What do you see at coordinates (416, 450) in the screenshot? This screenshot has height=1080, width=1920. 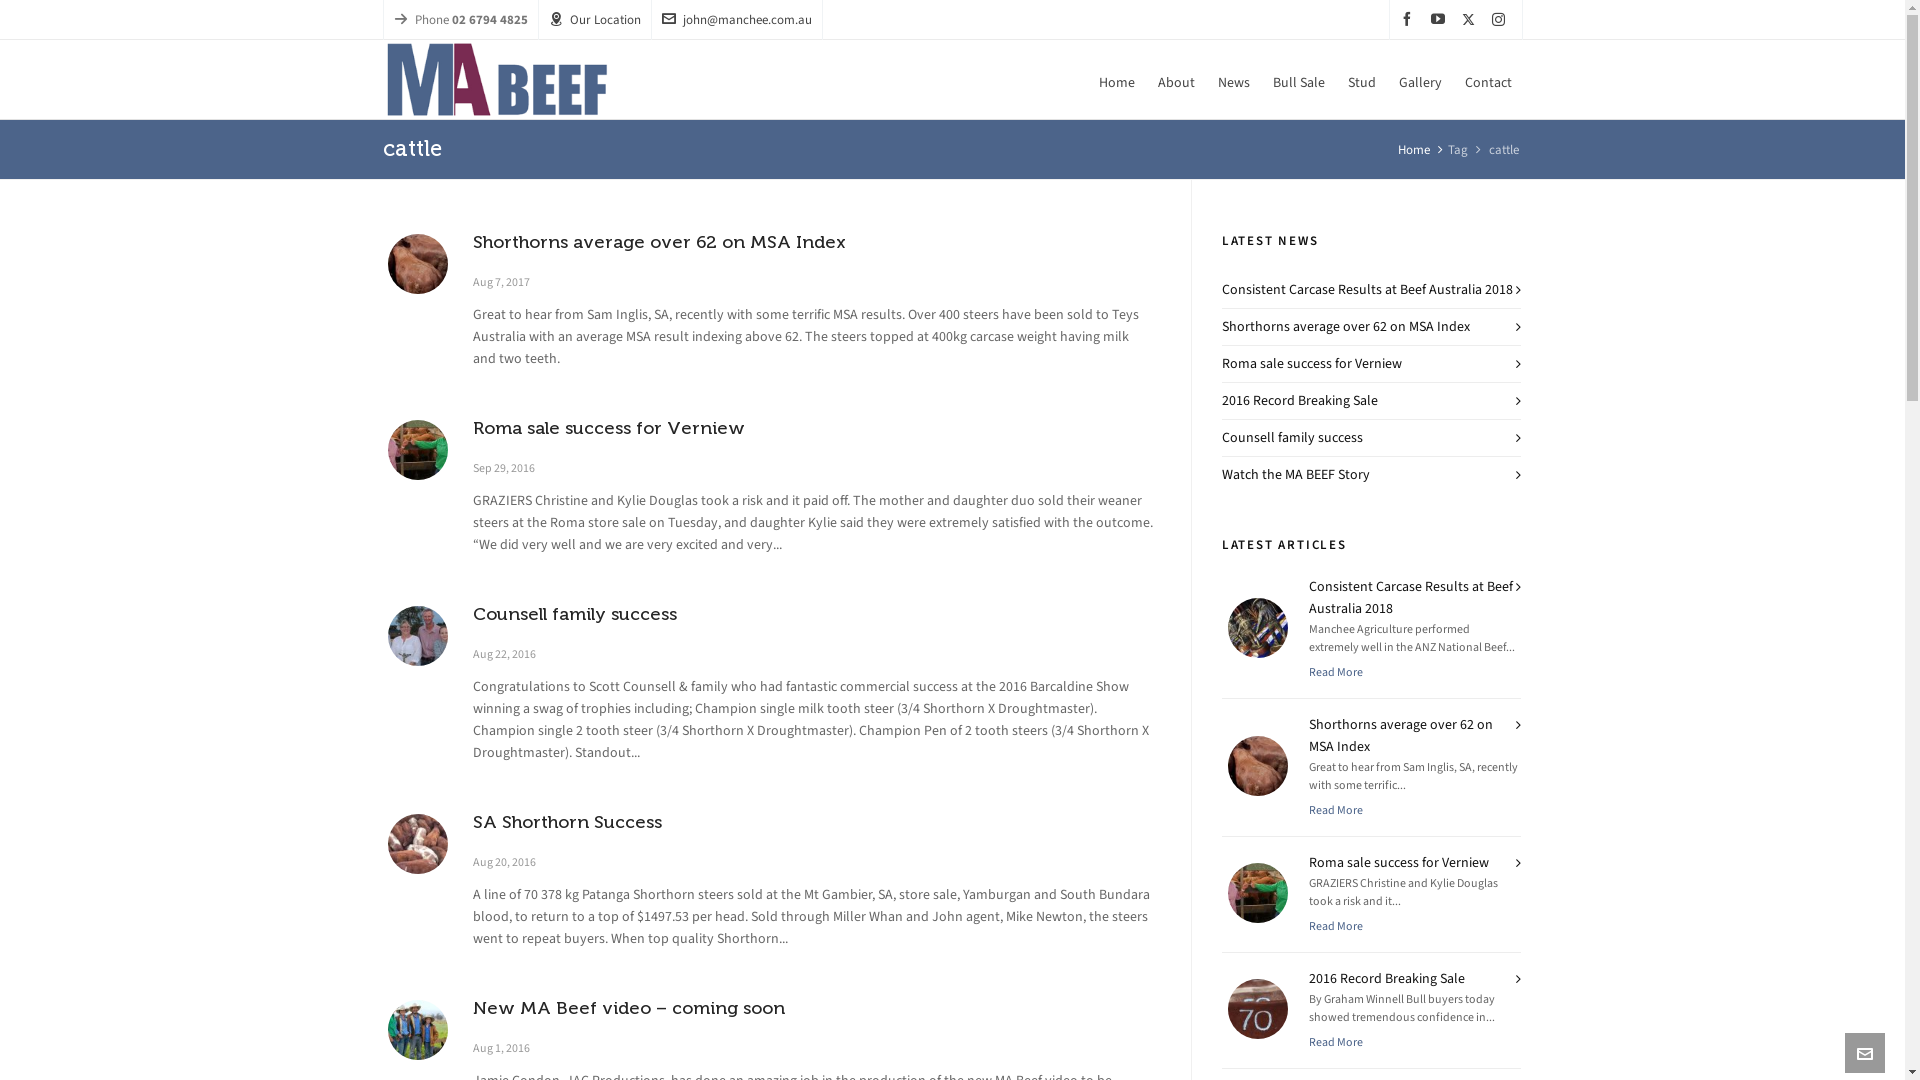 I see `'Roma sale success for Verniew'` at bounding box center [416, 450].